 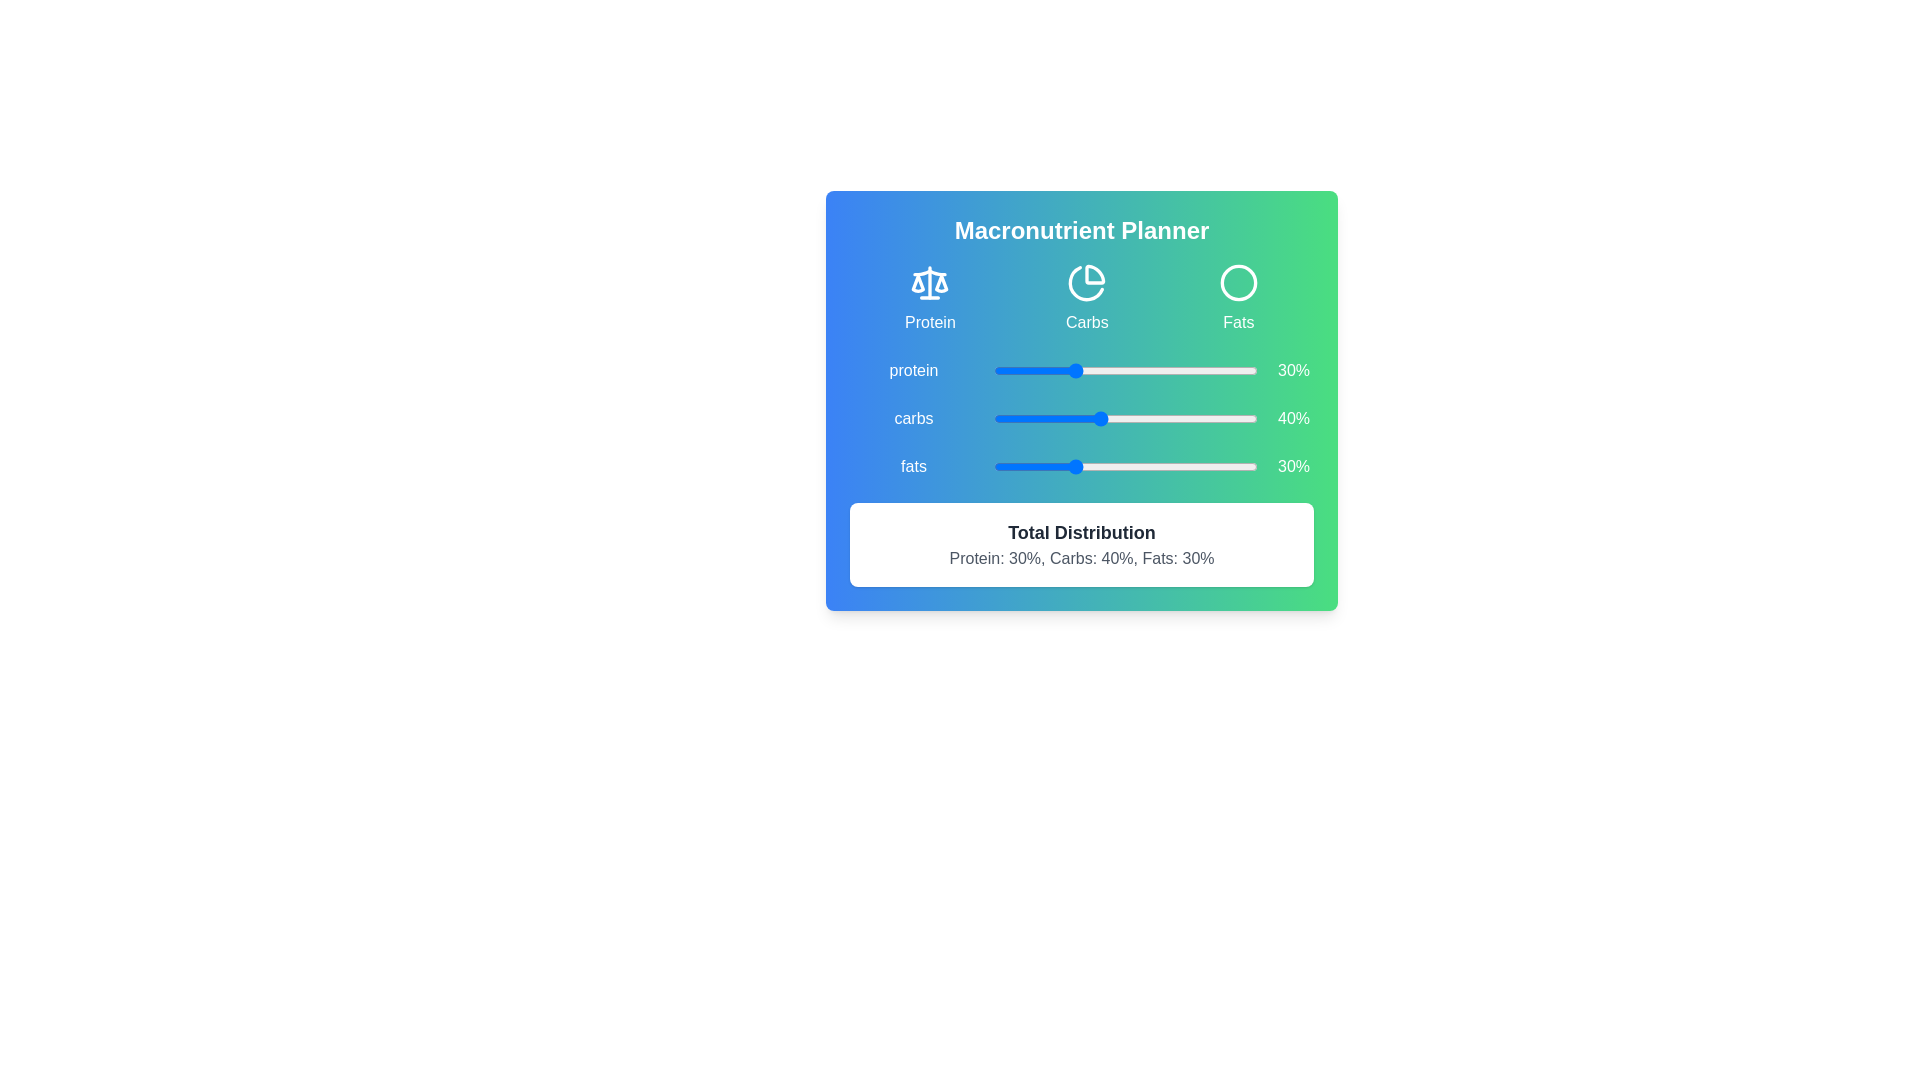 What do you see at coordinates (1237, 282) in the screenshot?
I see `the inner circular part of the 'Fats' icon in the top-right section of the Macronutrient Planner interface` at bounding box center [1237, 282].